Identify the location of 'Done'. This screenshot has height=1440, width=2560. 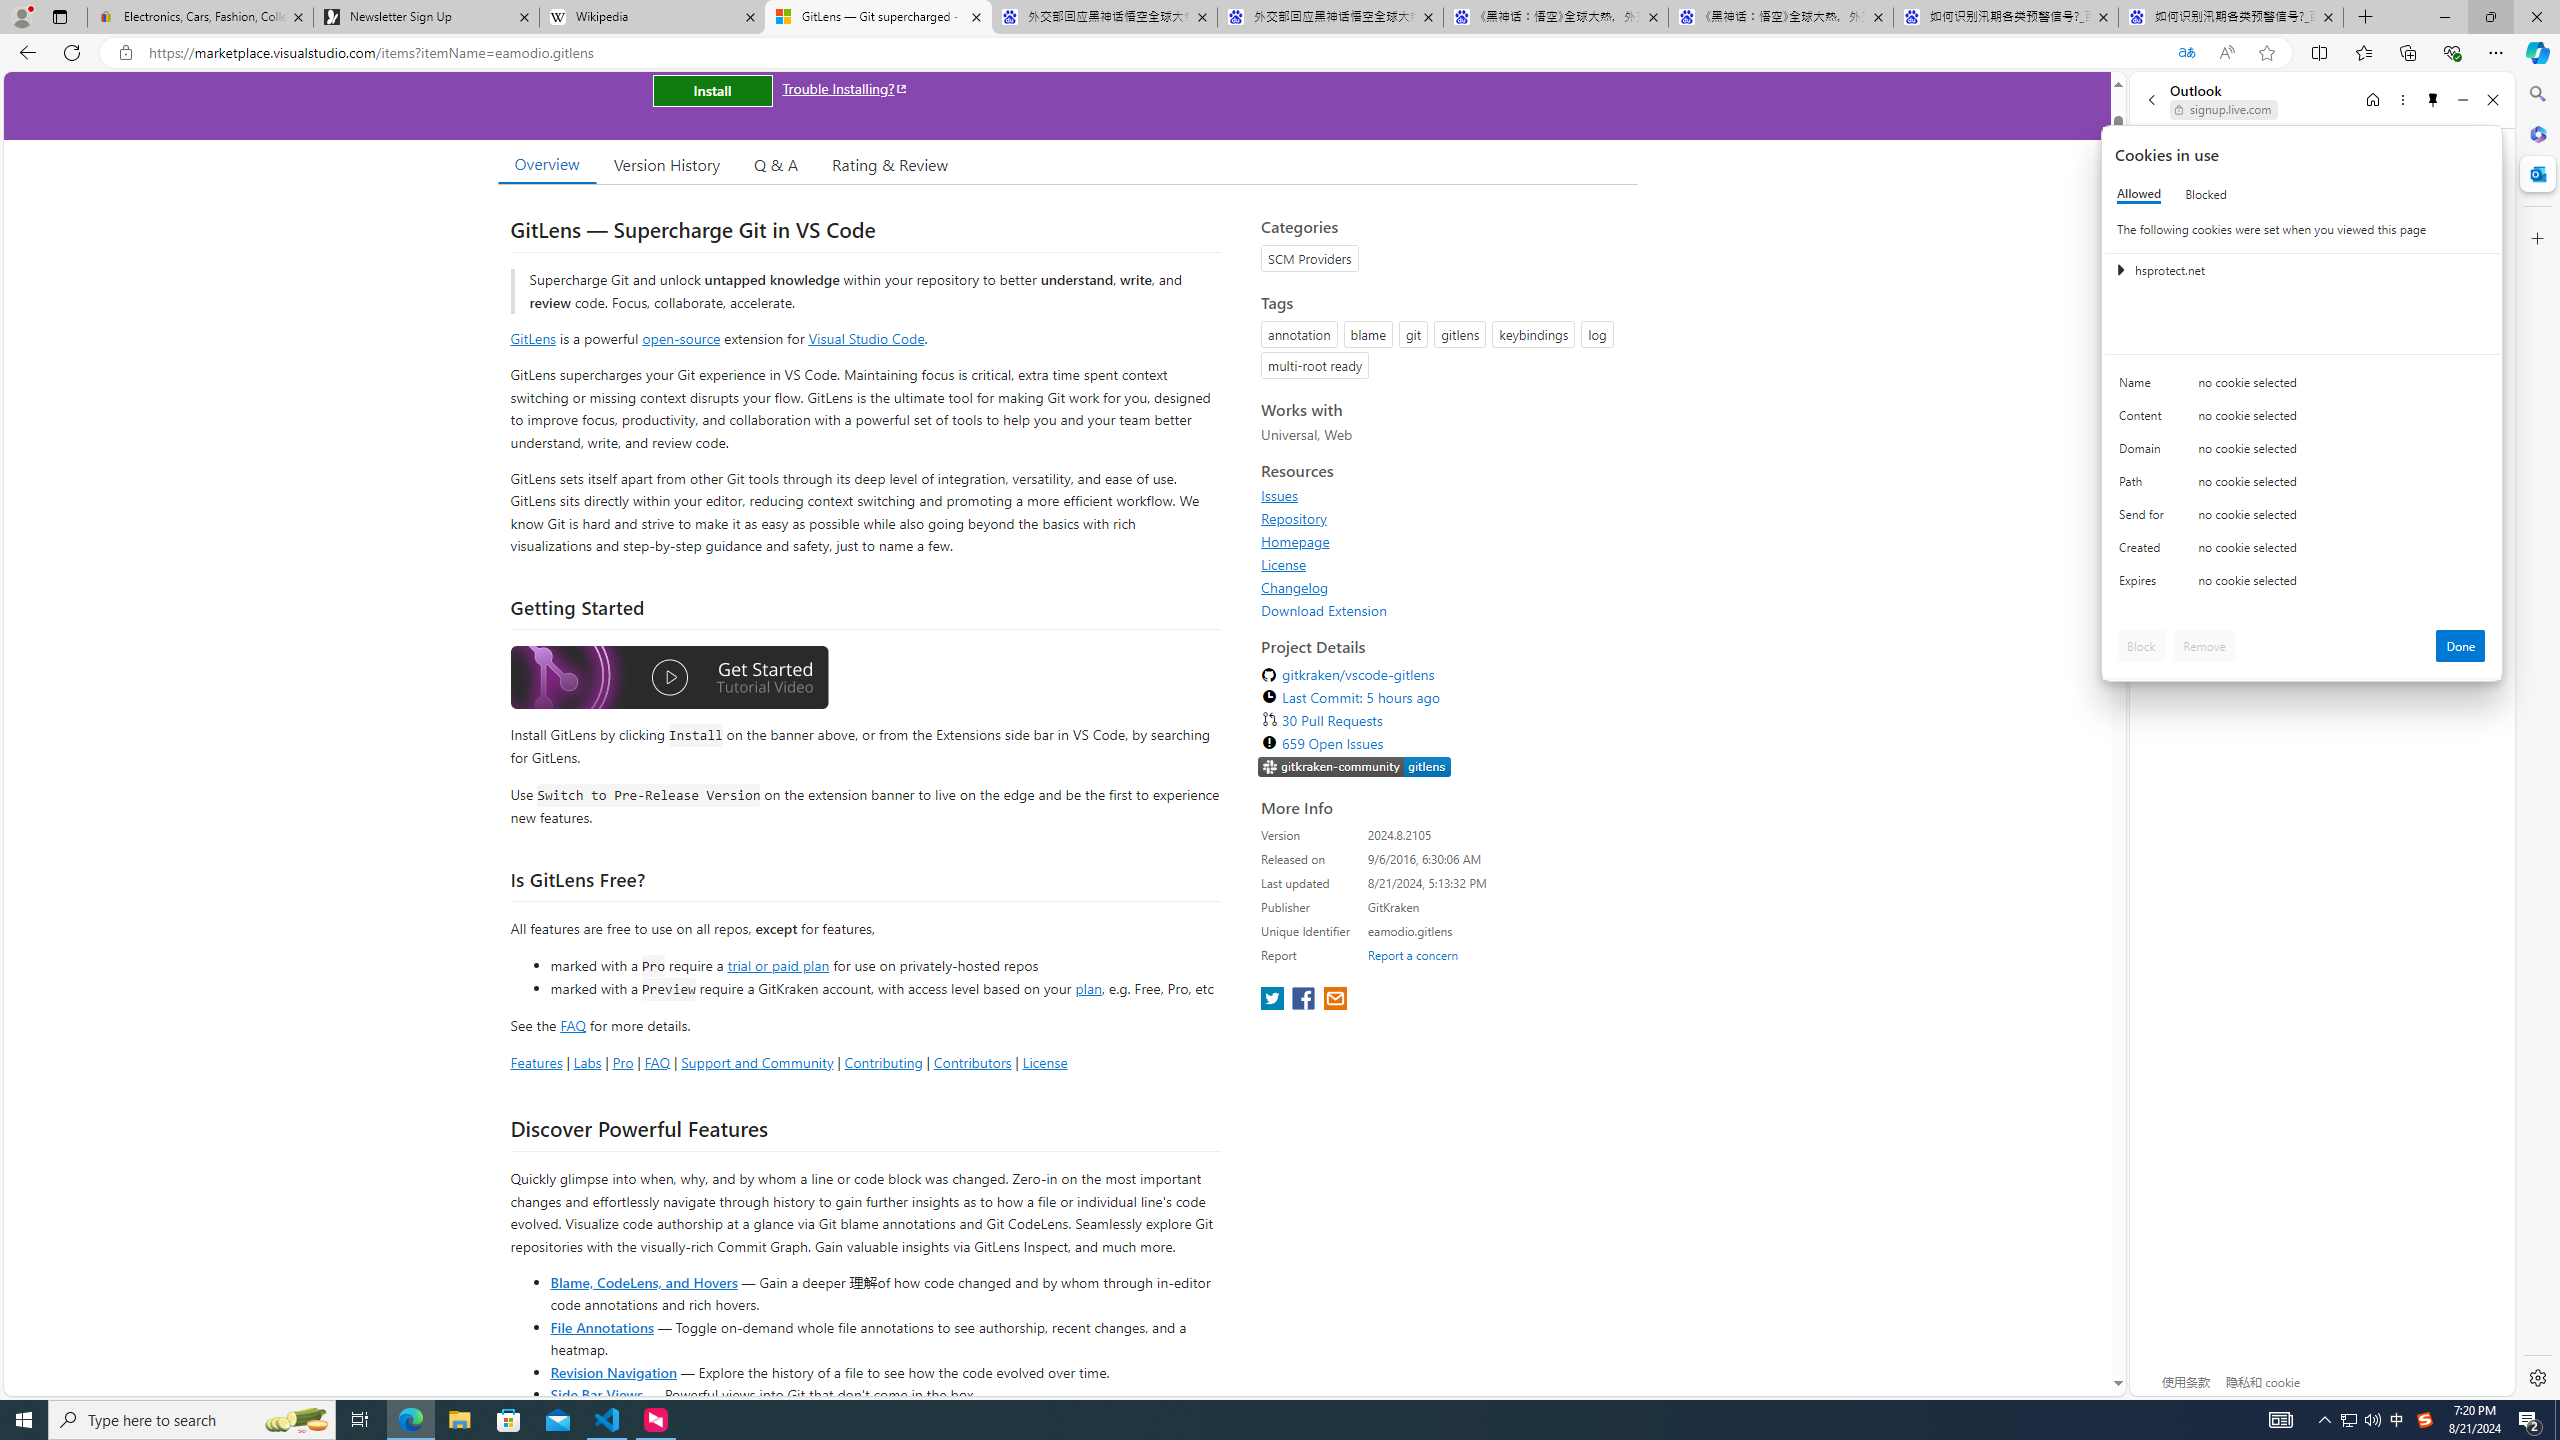
(2461, 646).